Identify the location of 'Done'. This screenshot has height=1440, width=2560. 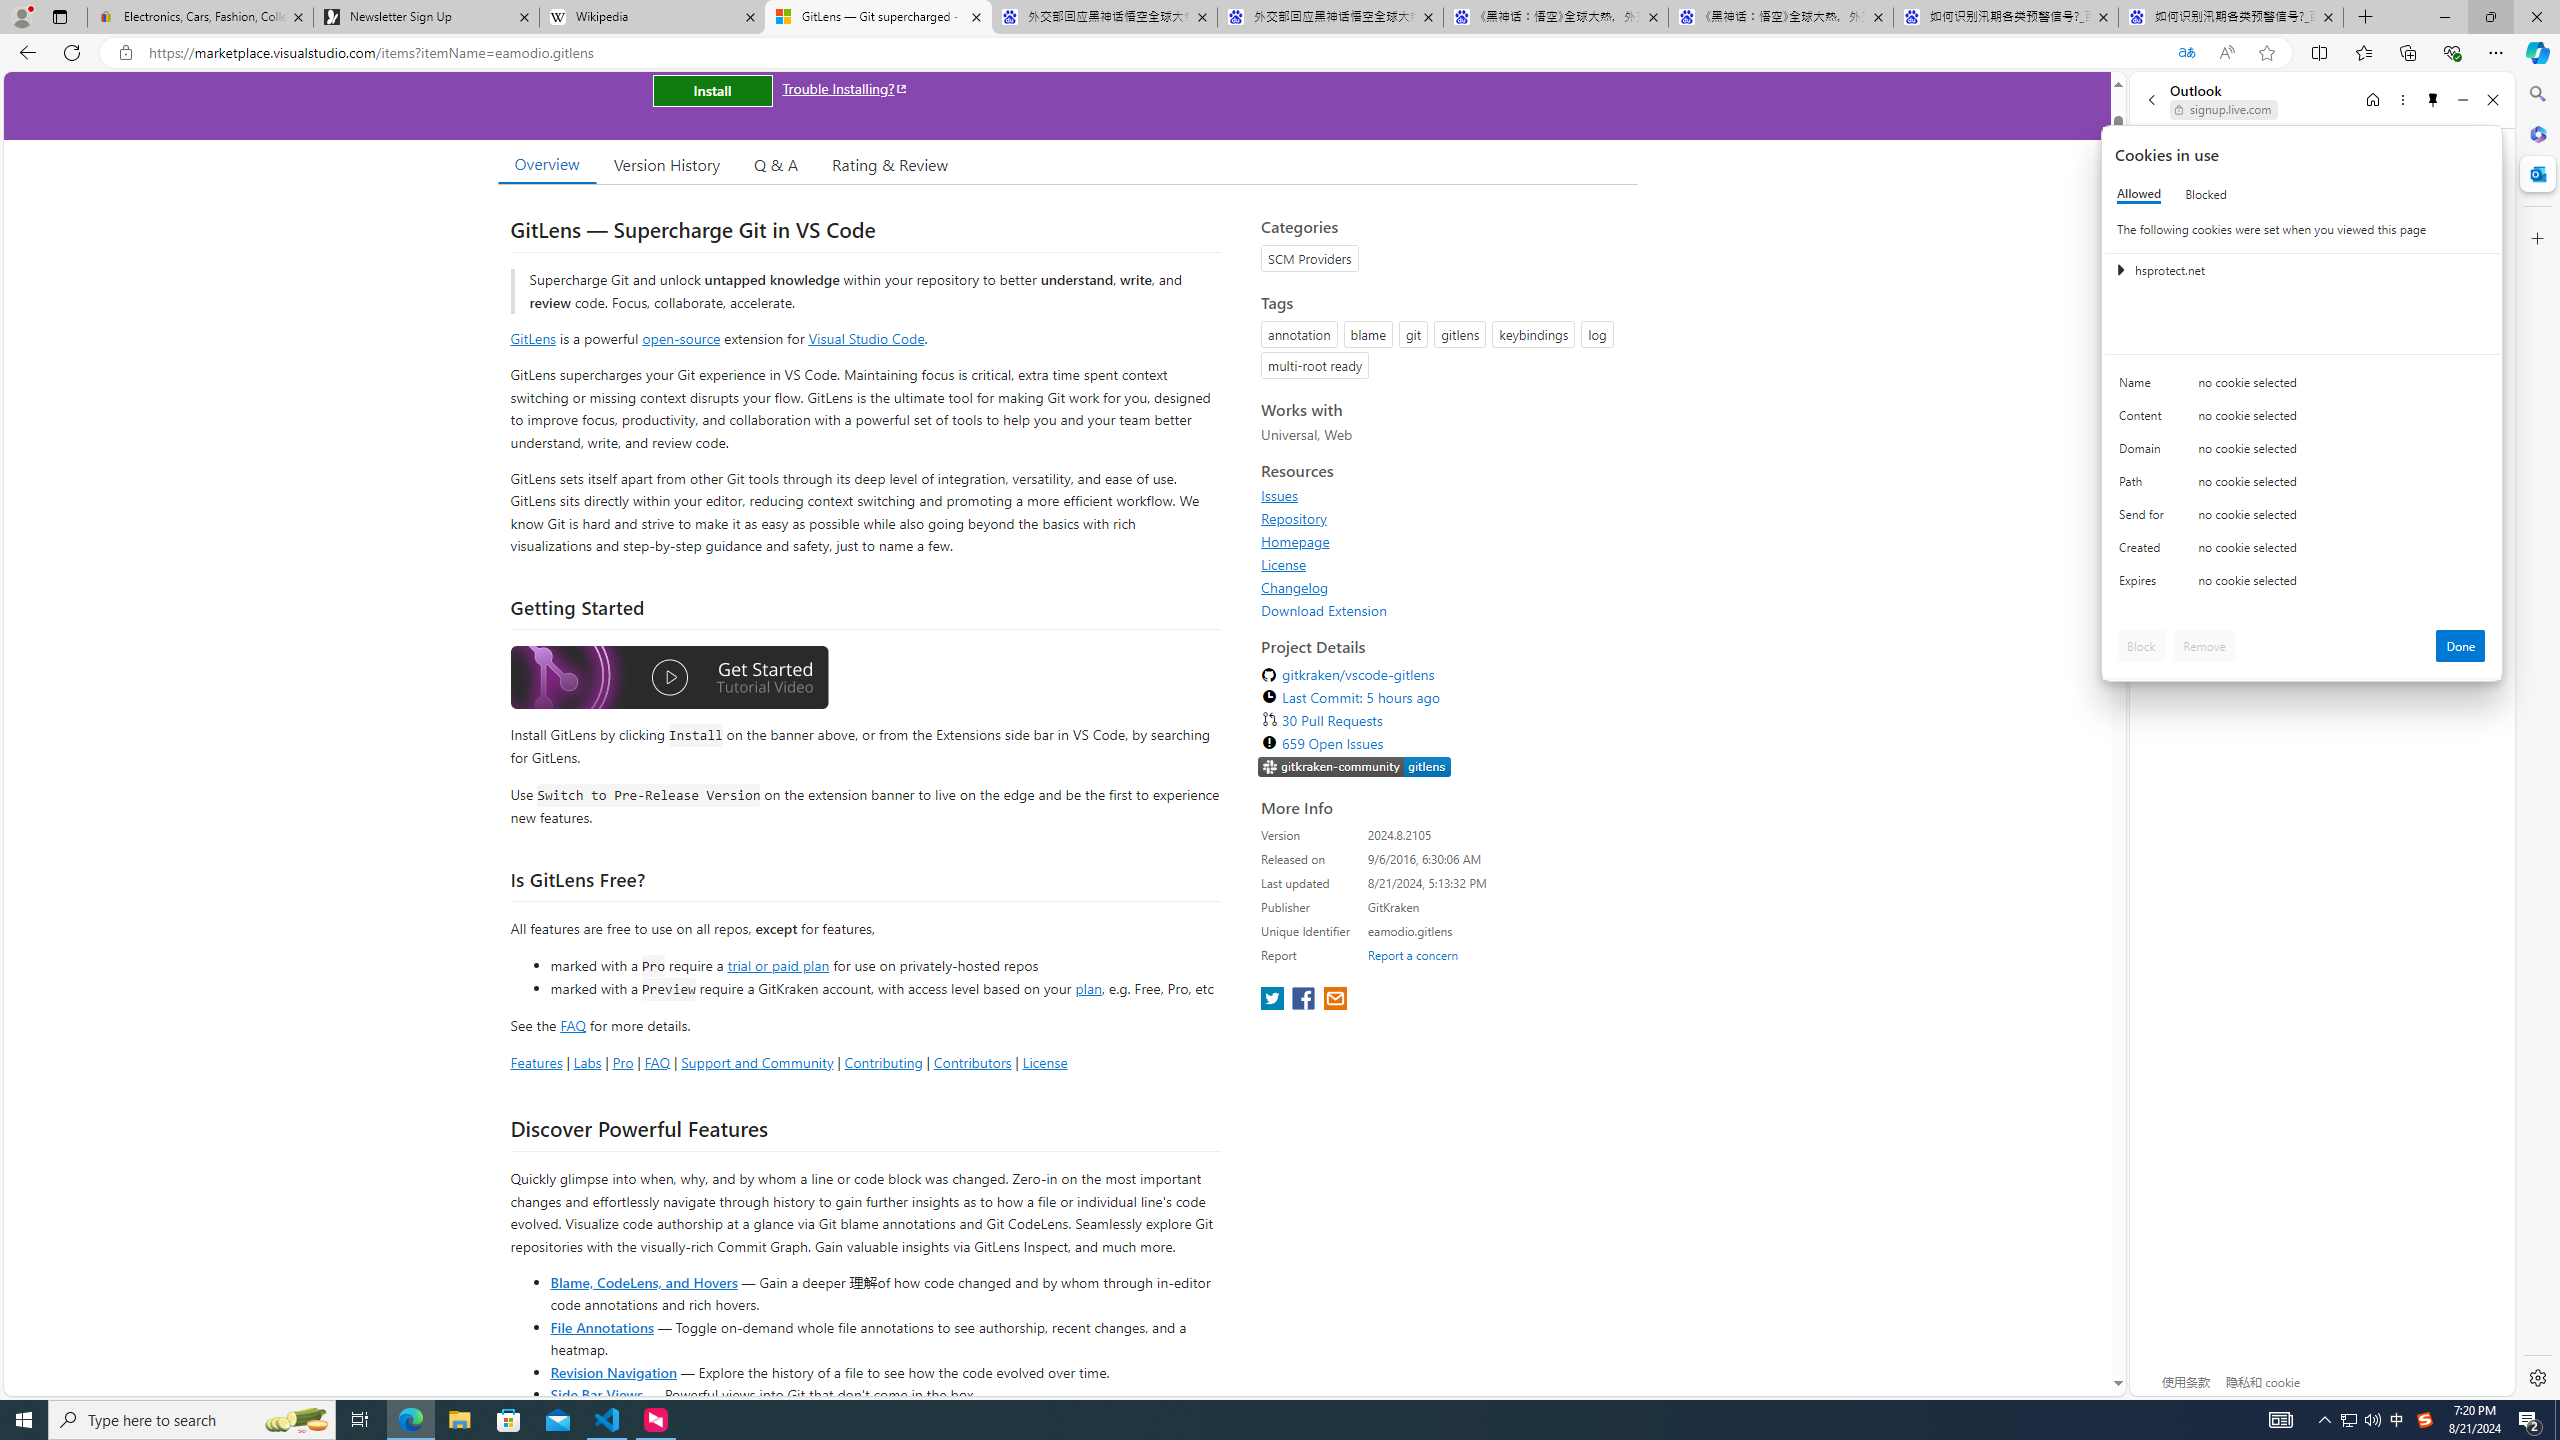
(2461, 646).